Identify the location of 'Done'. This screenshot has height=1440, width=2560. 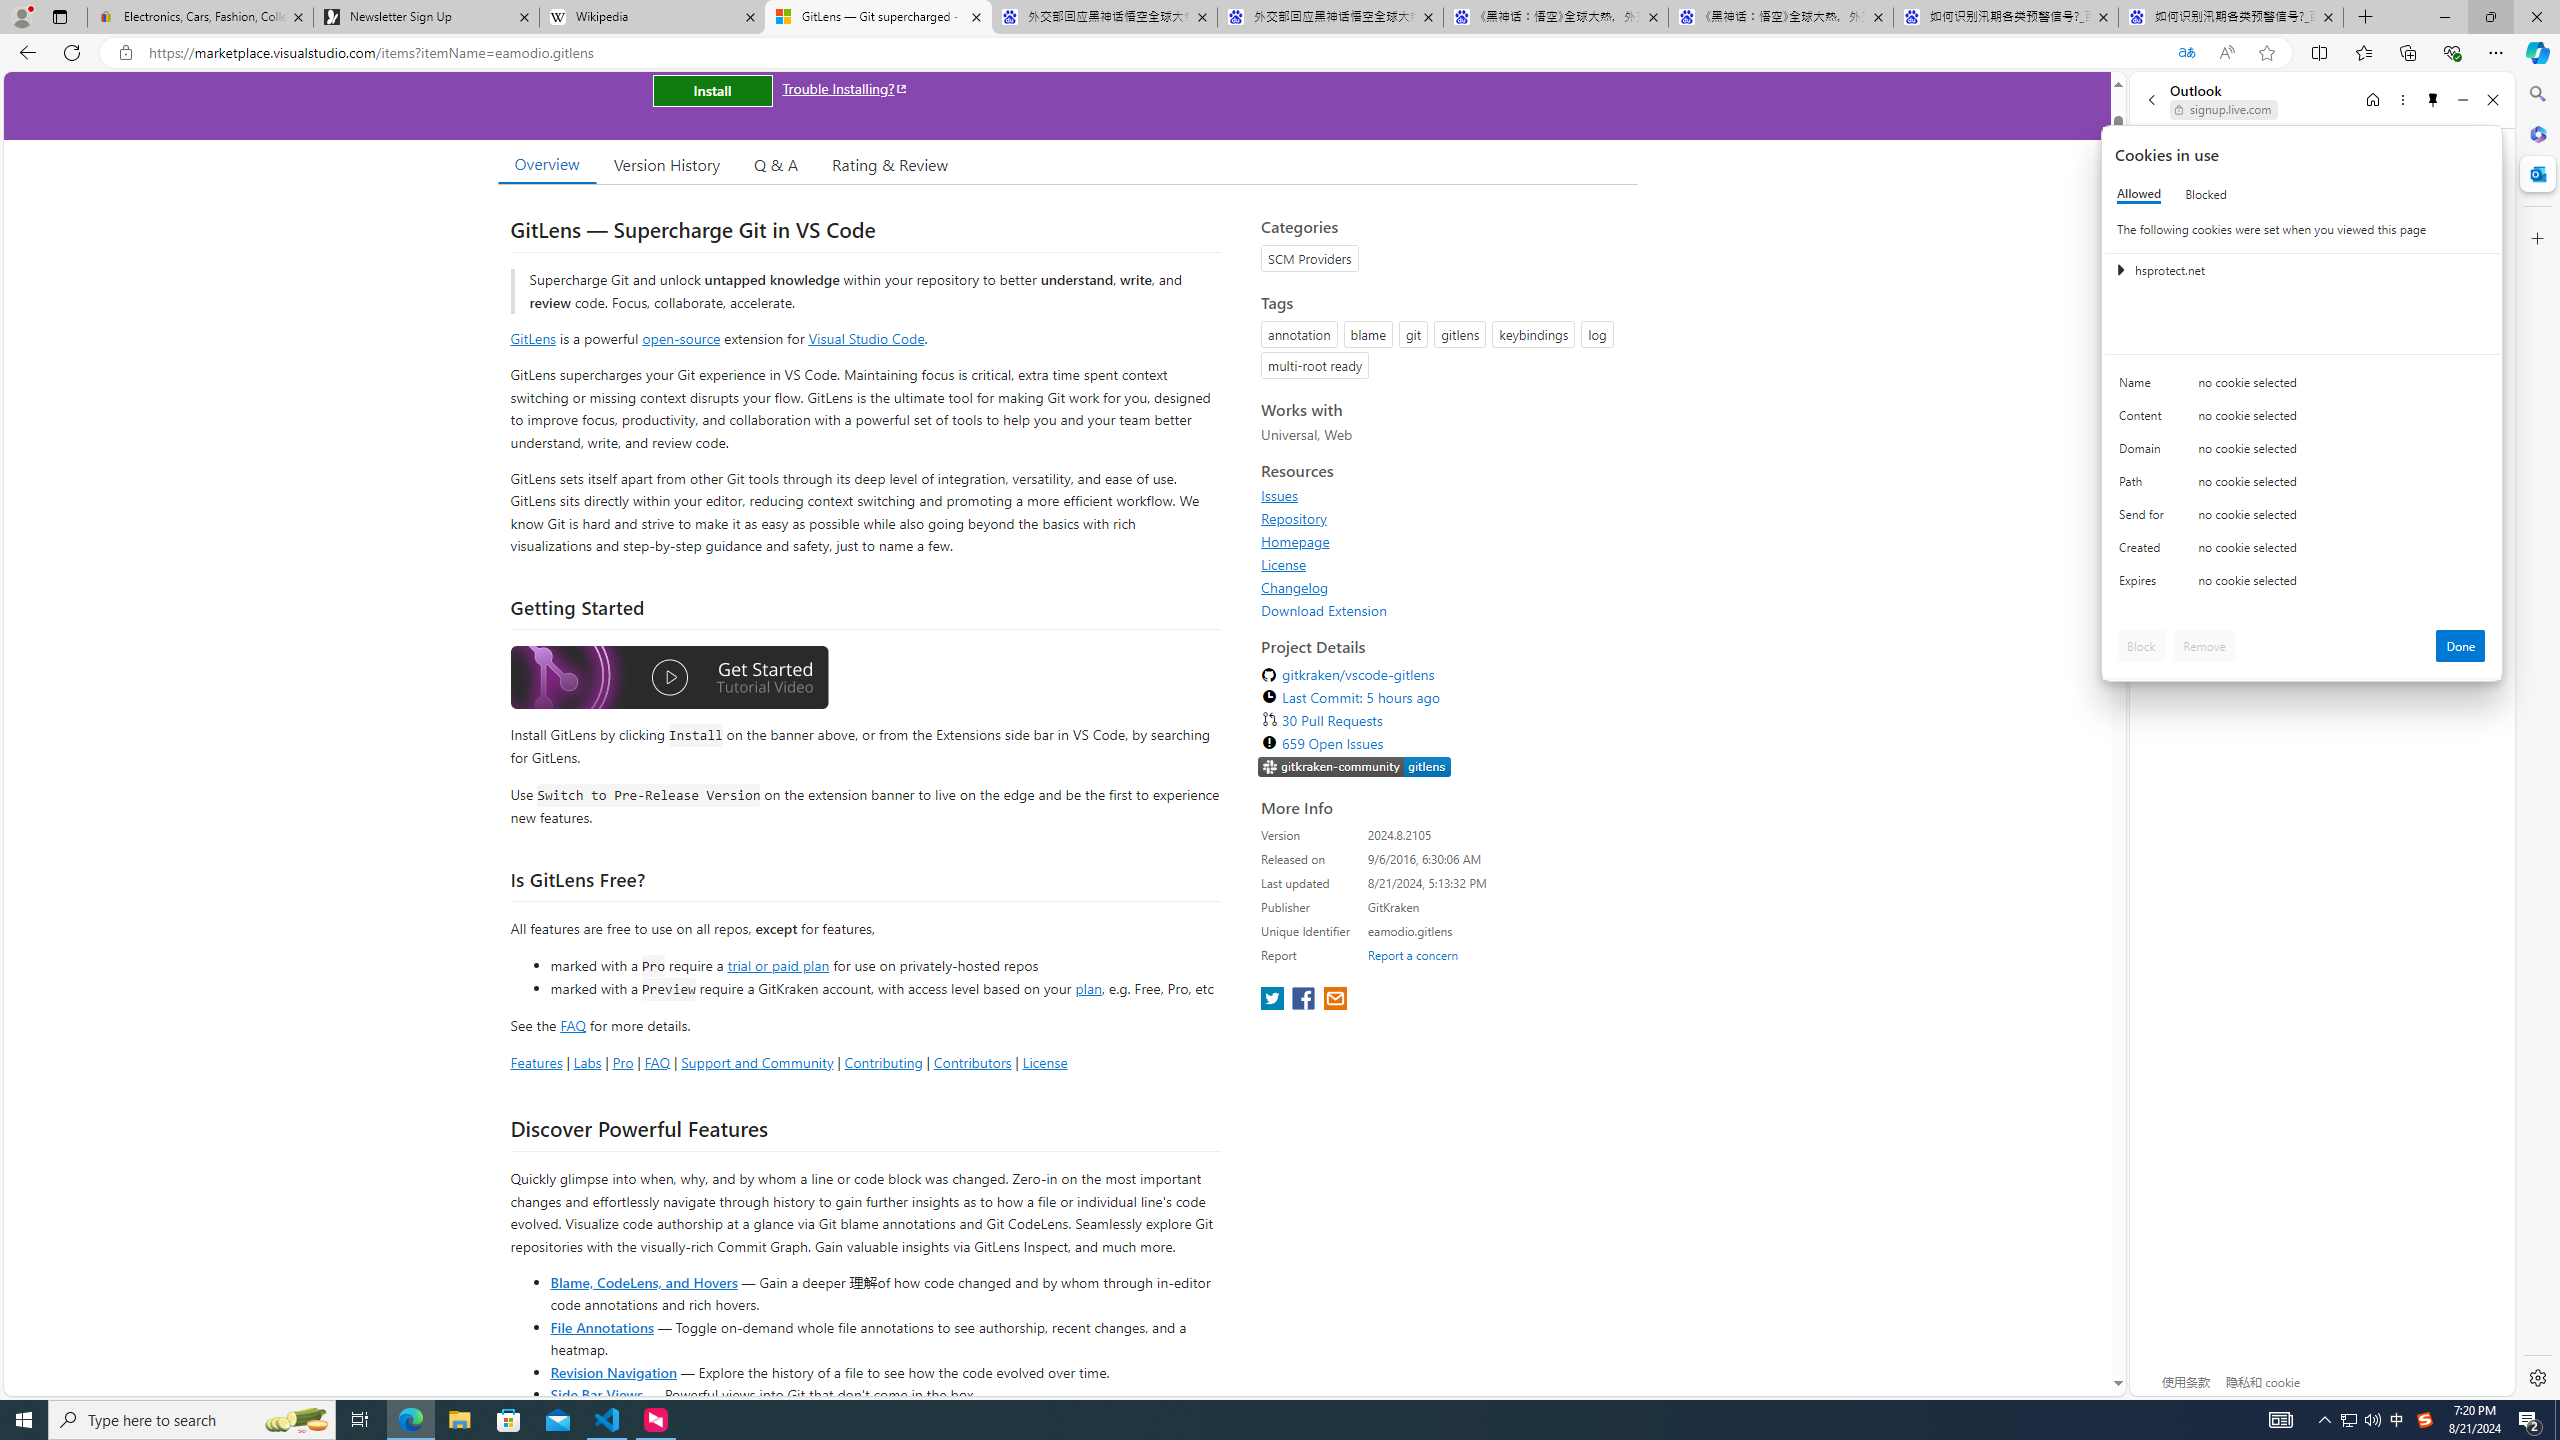
(2461, 646).